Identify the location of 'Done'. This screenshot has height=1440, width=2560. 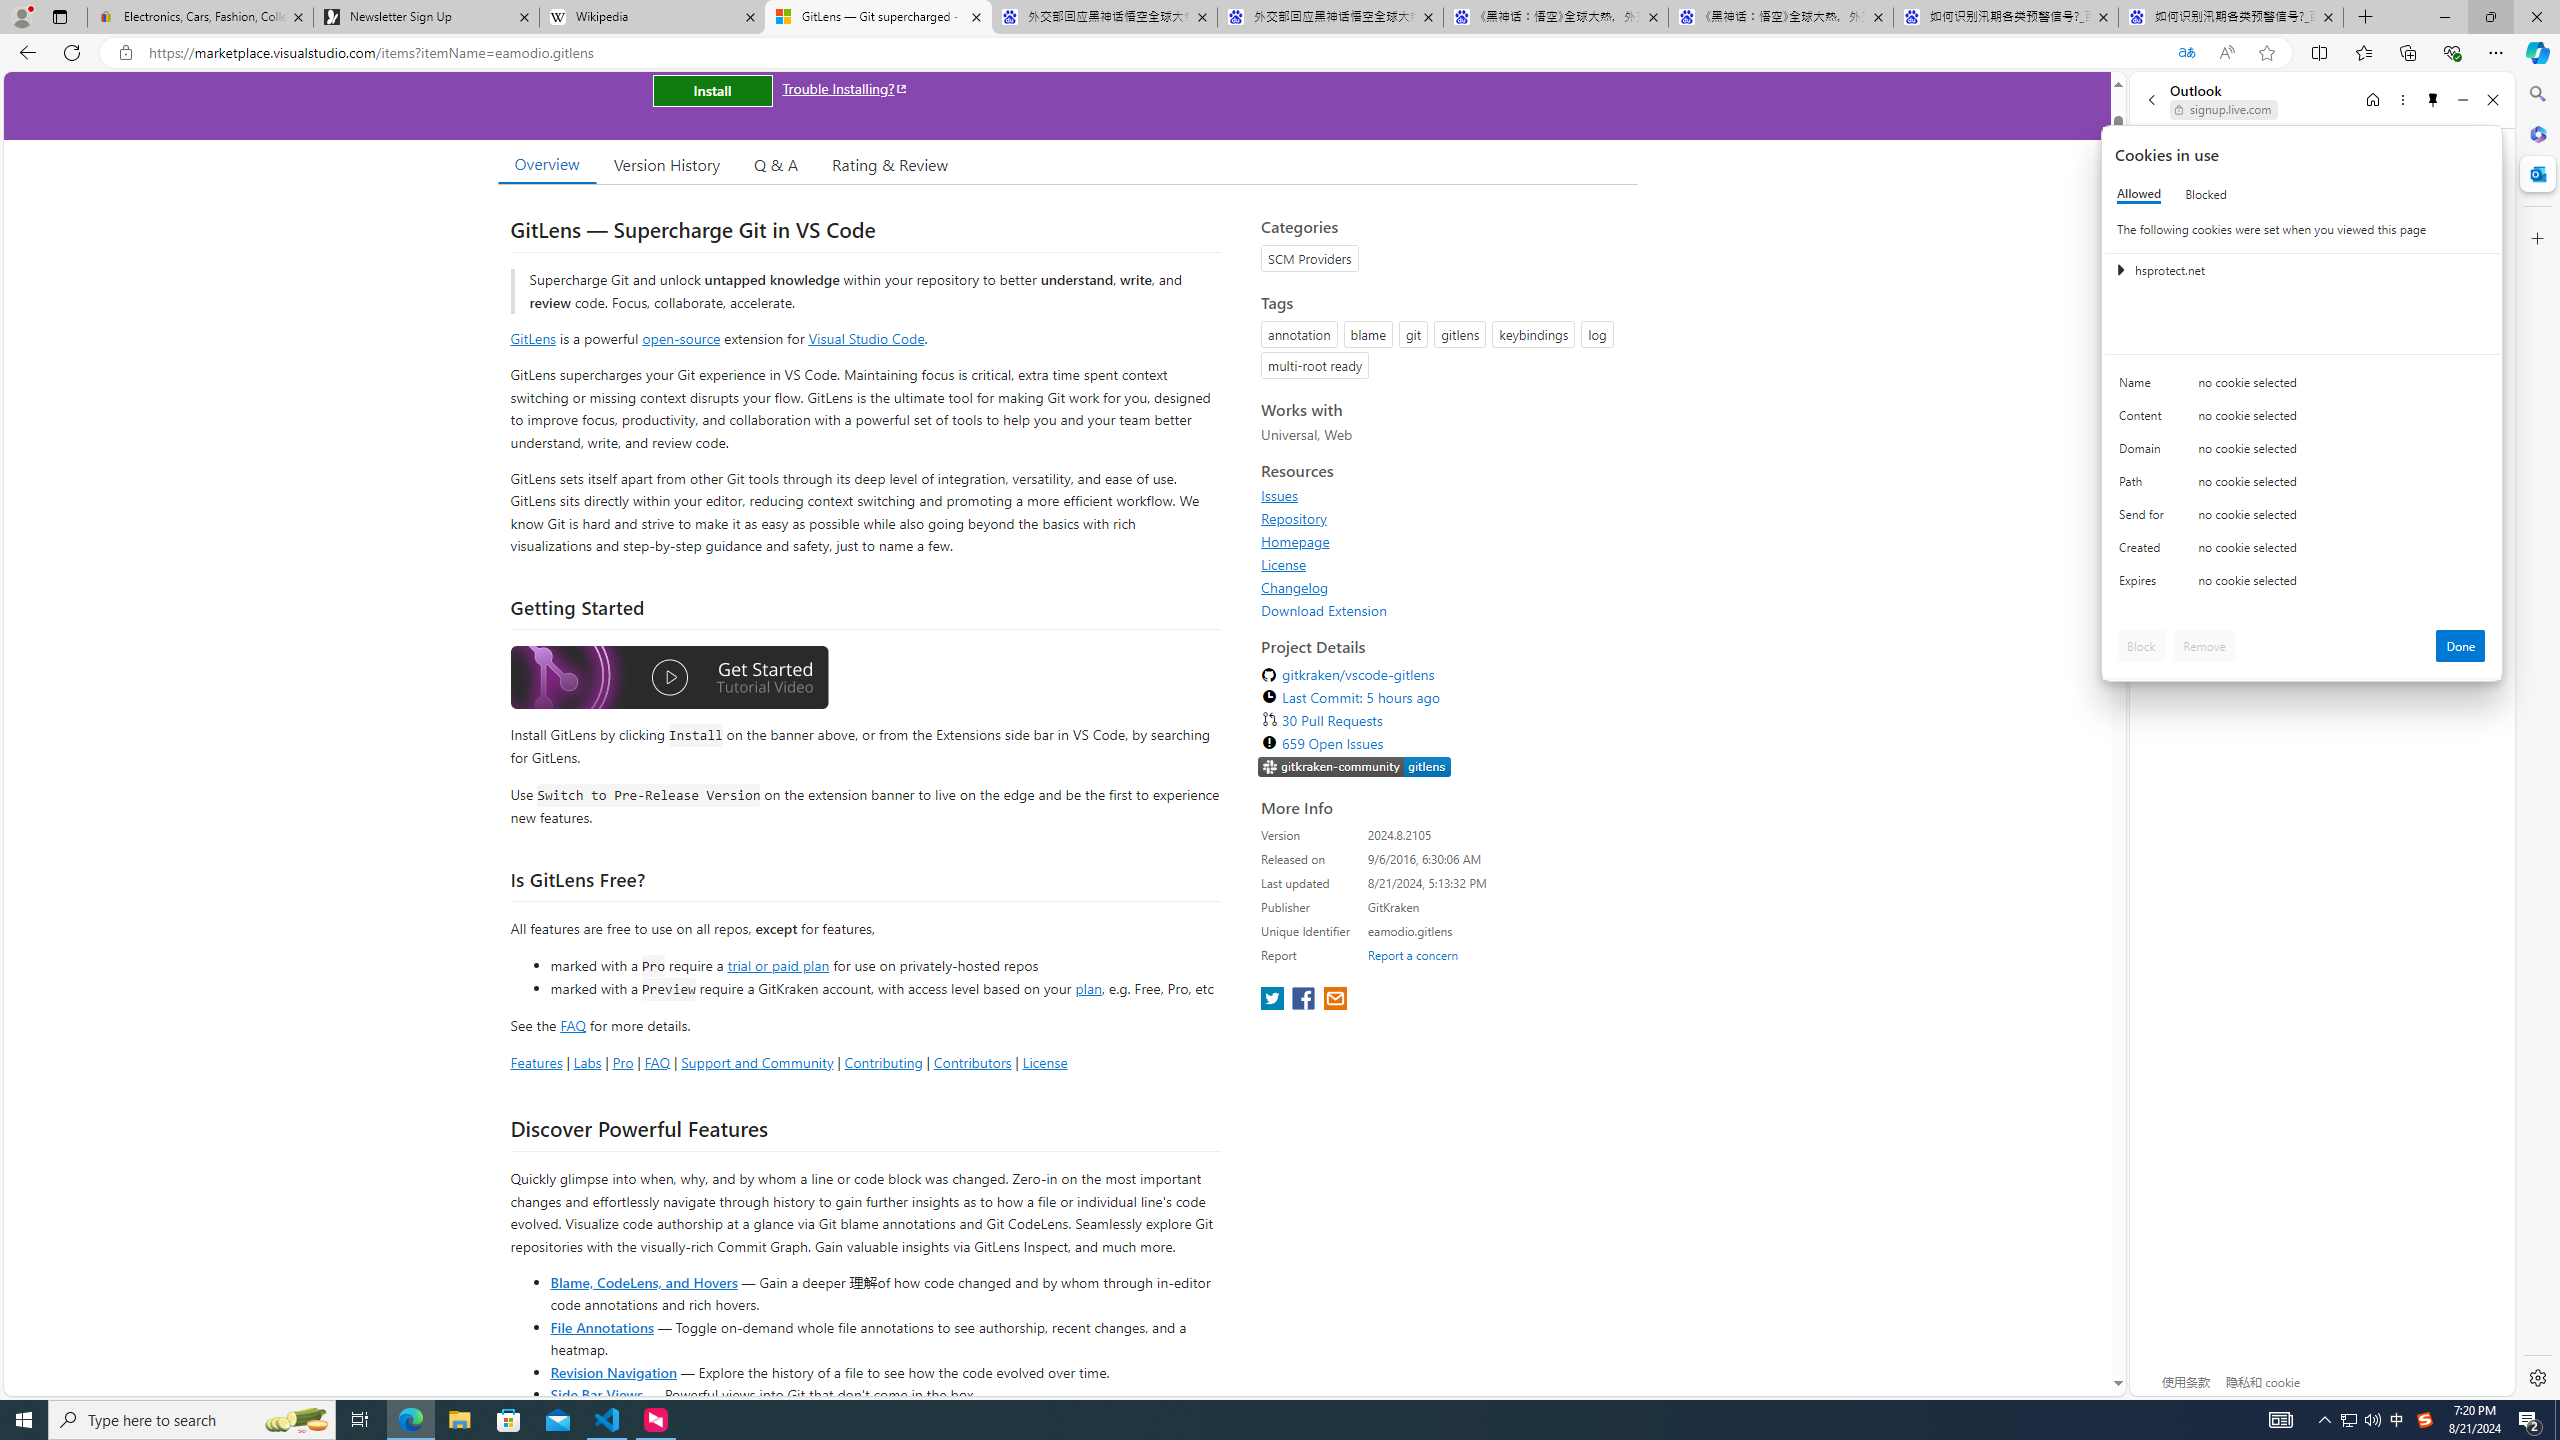
(2461, 646).